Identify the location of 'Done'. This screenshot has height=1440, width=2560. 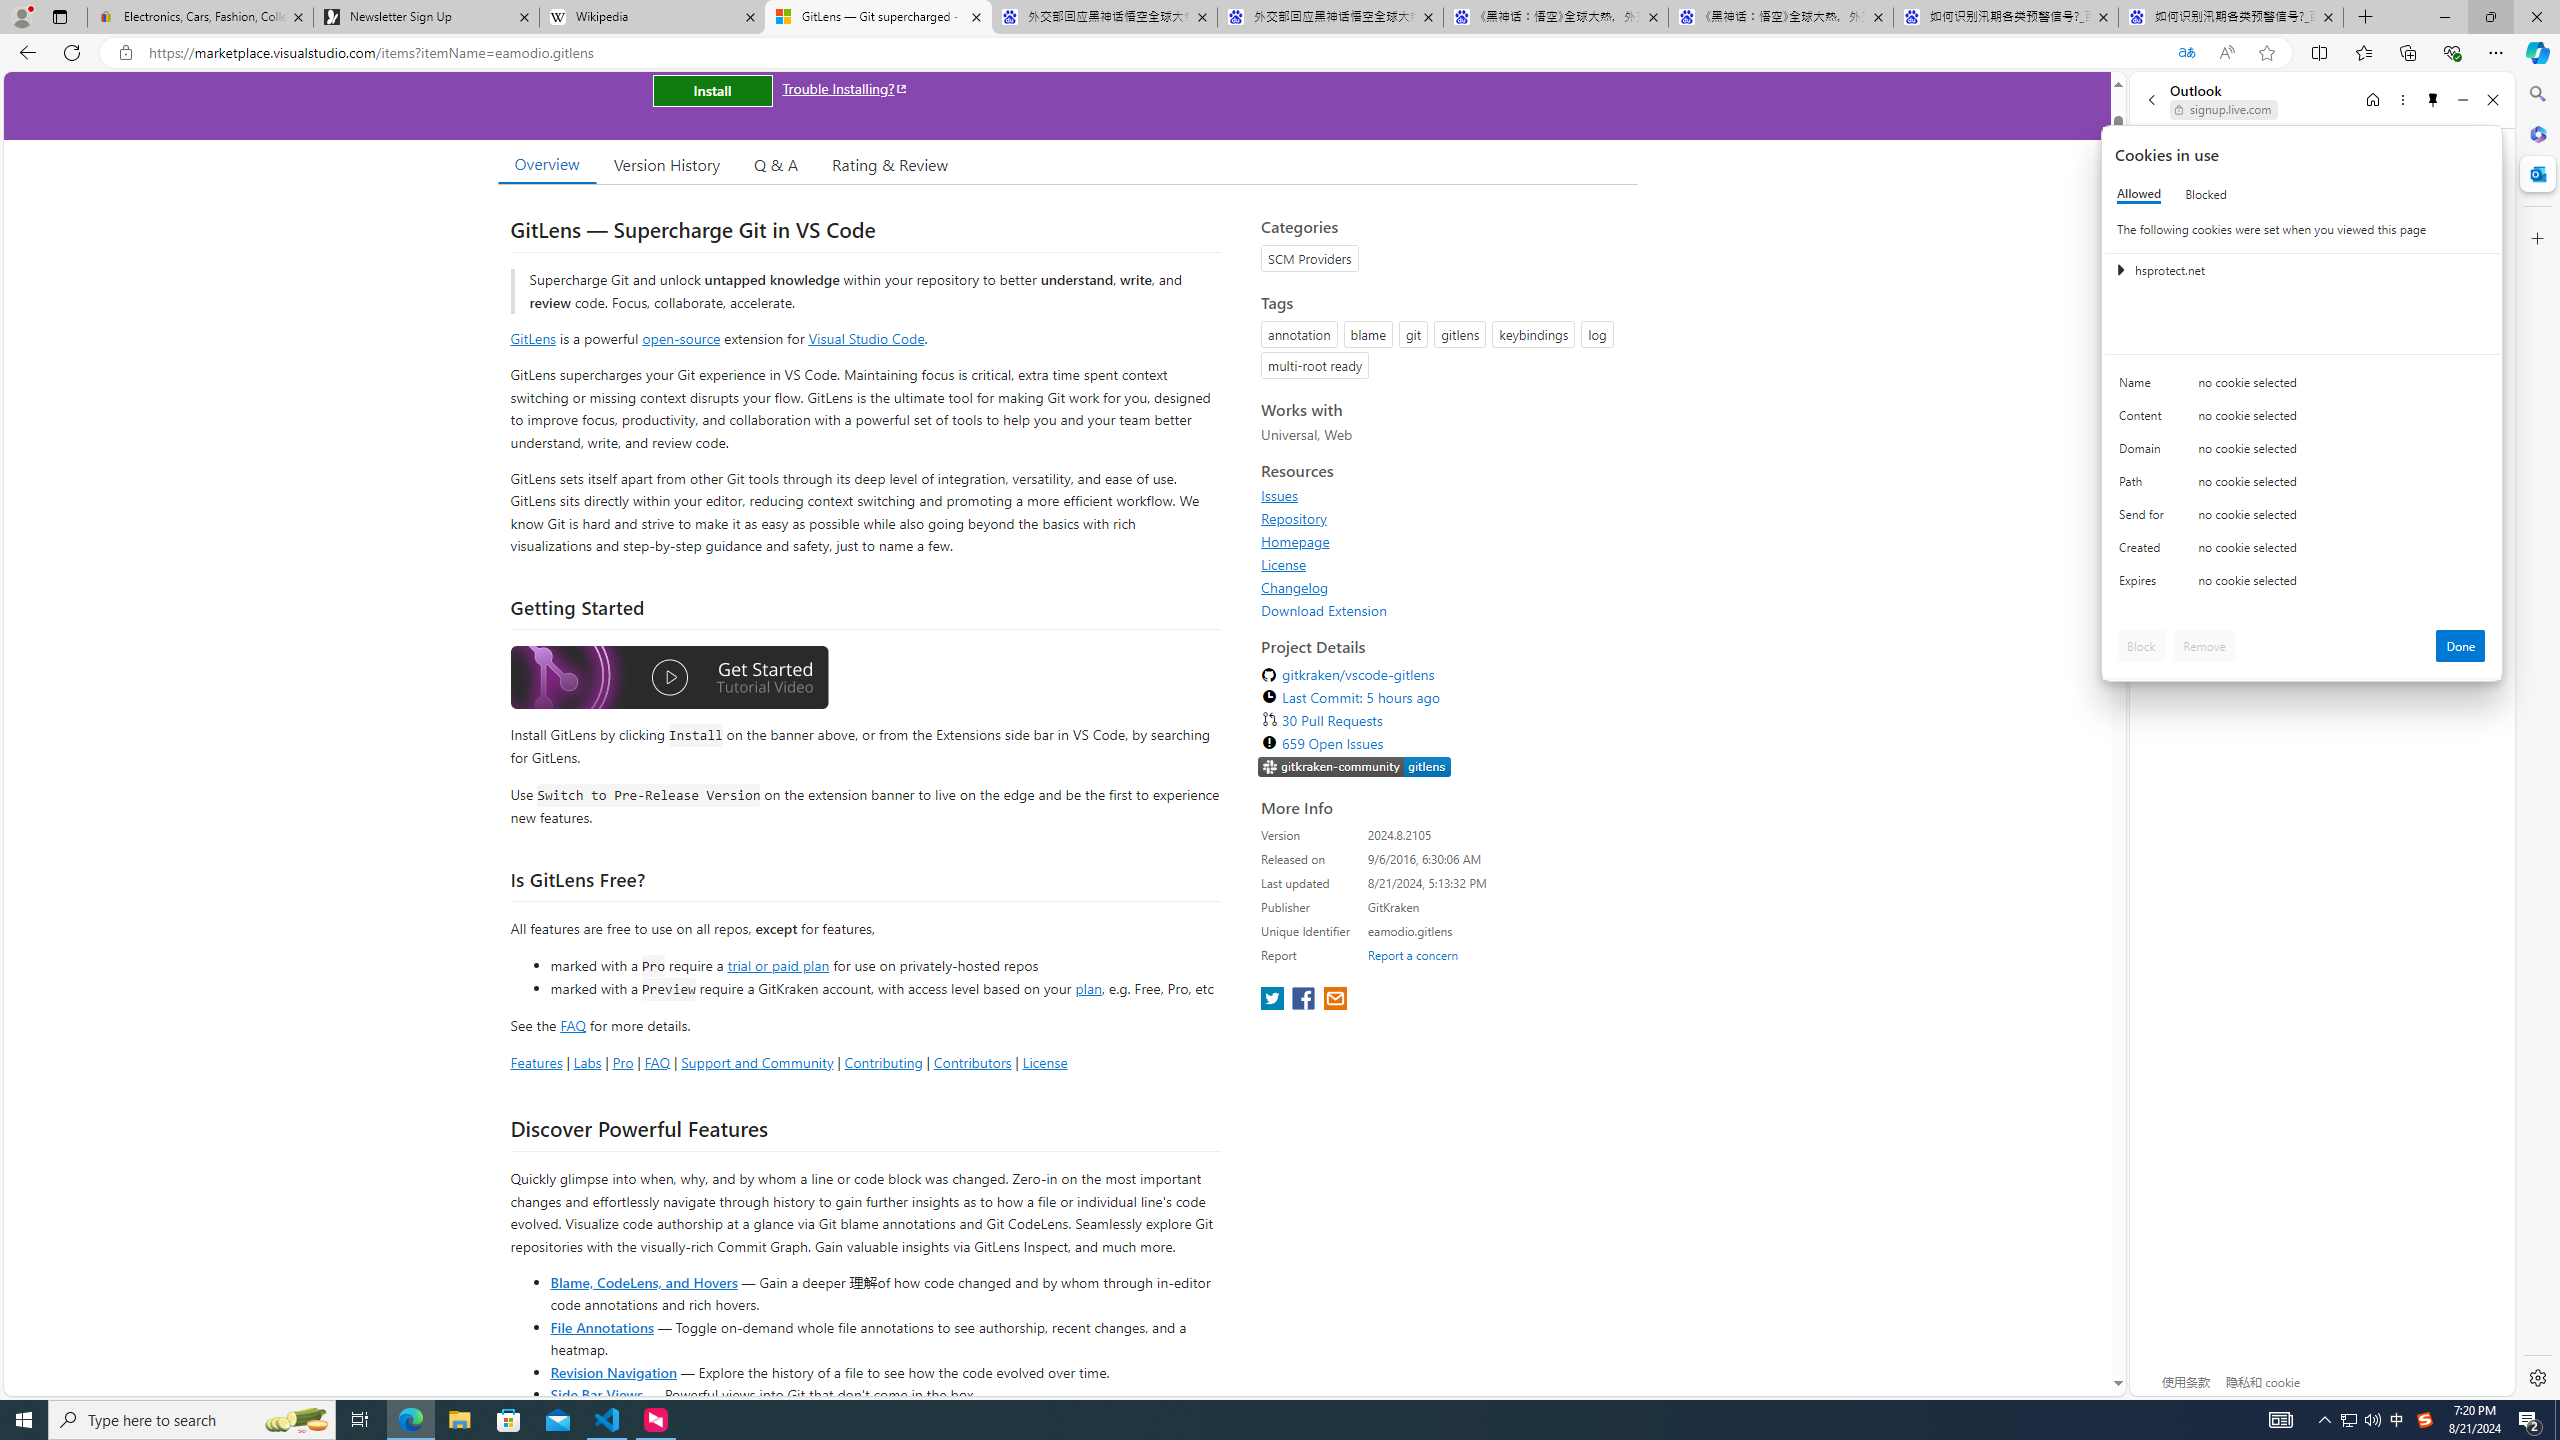
(2461, 646).